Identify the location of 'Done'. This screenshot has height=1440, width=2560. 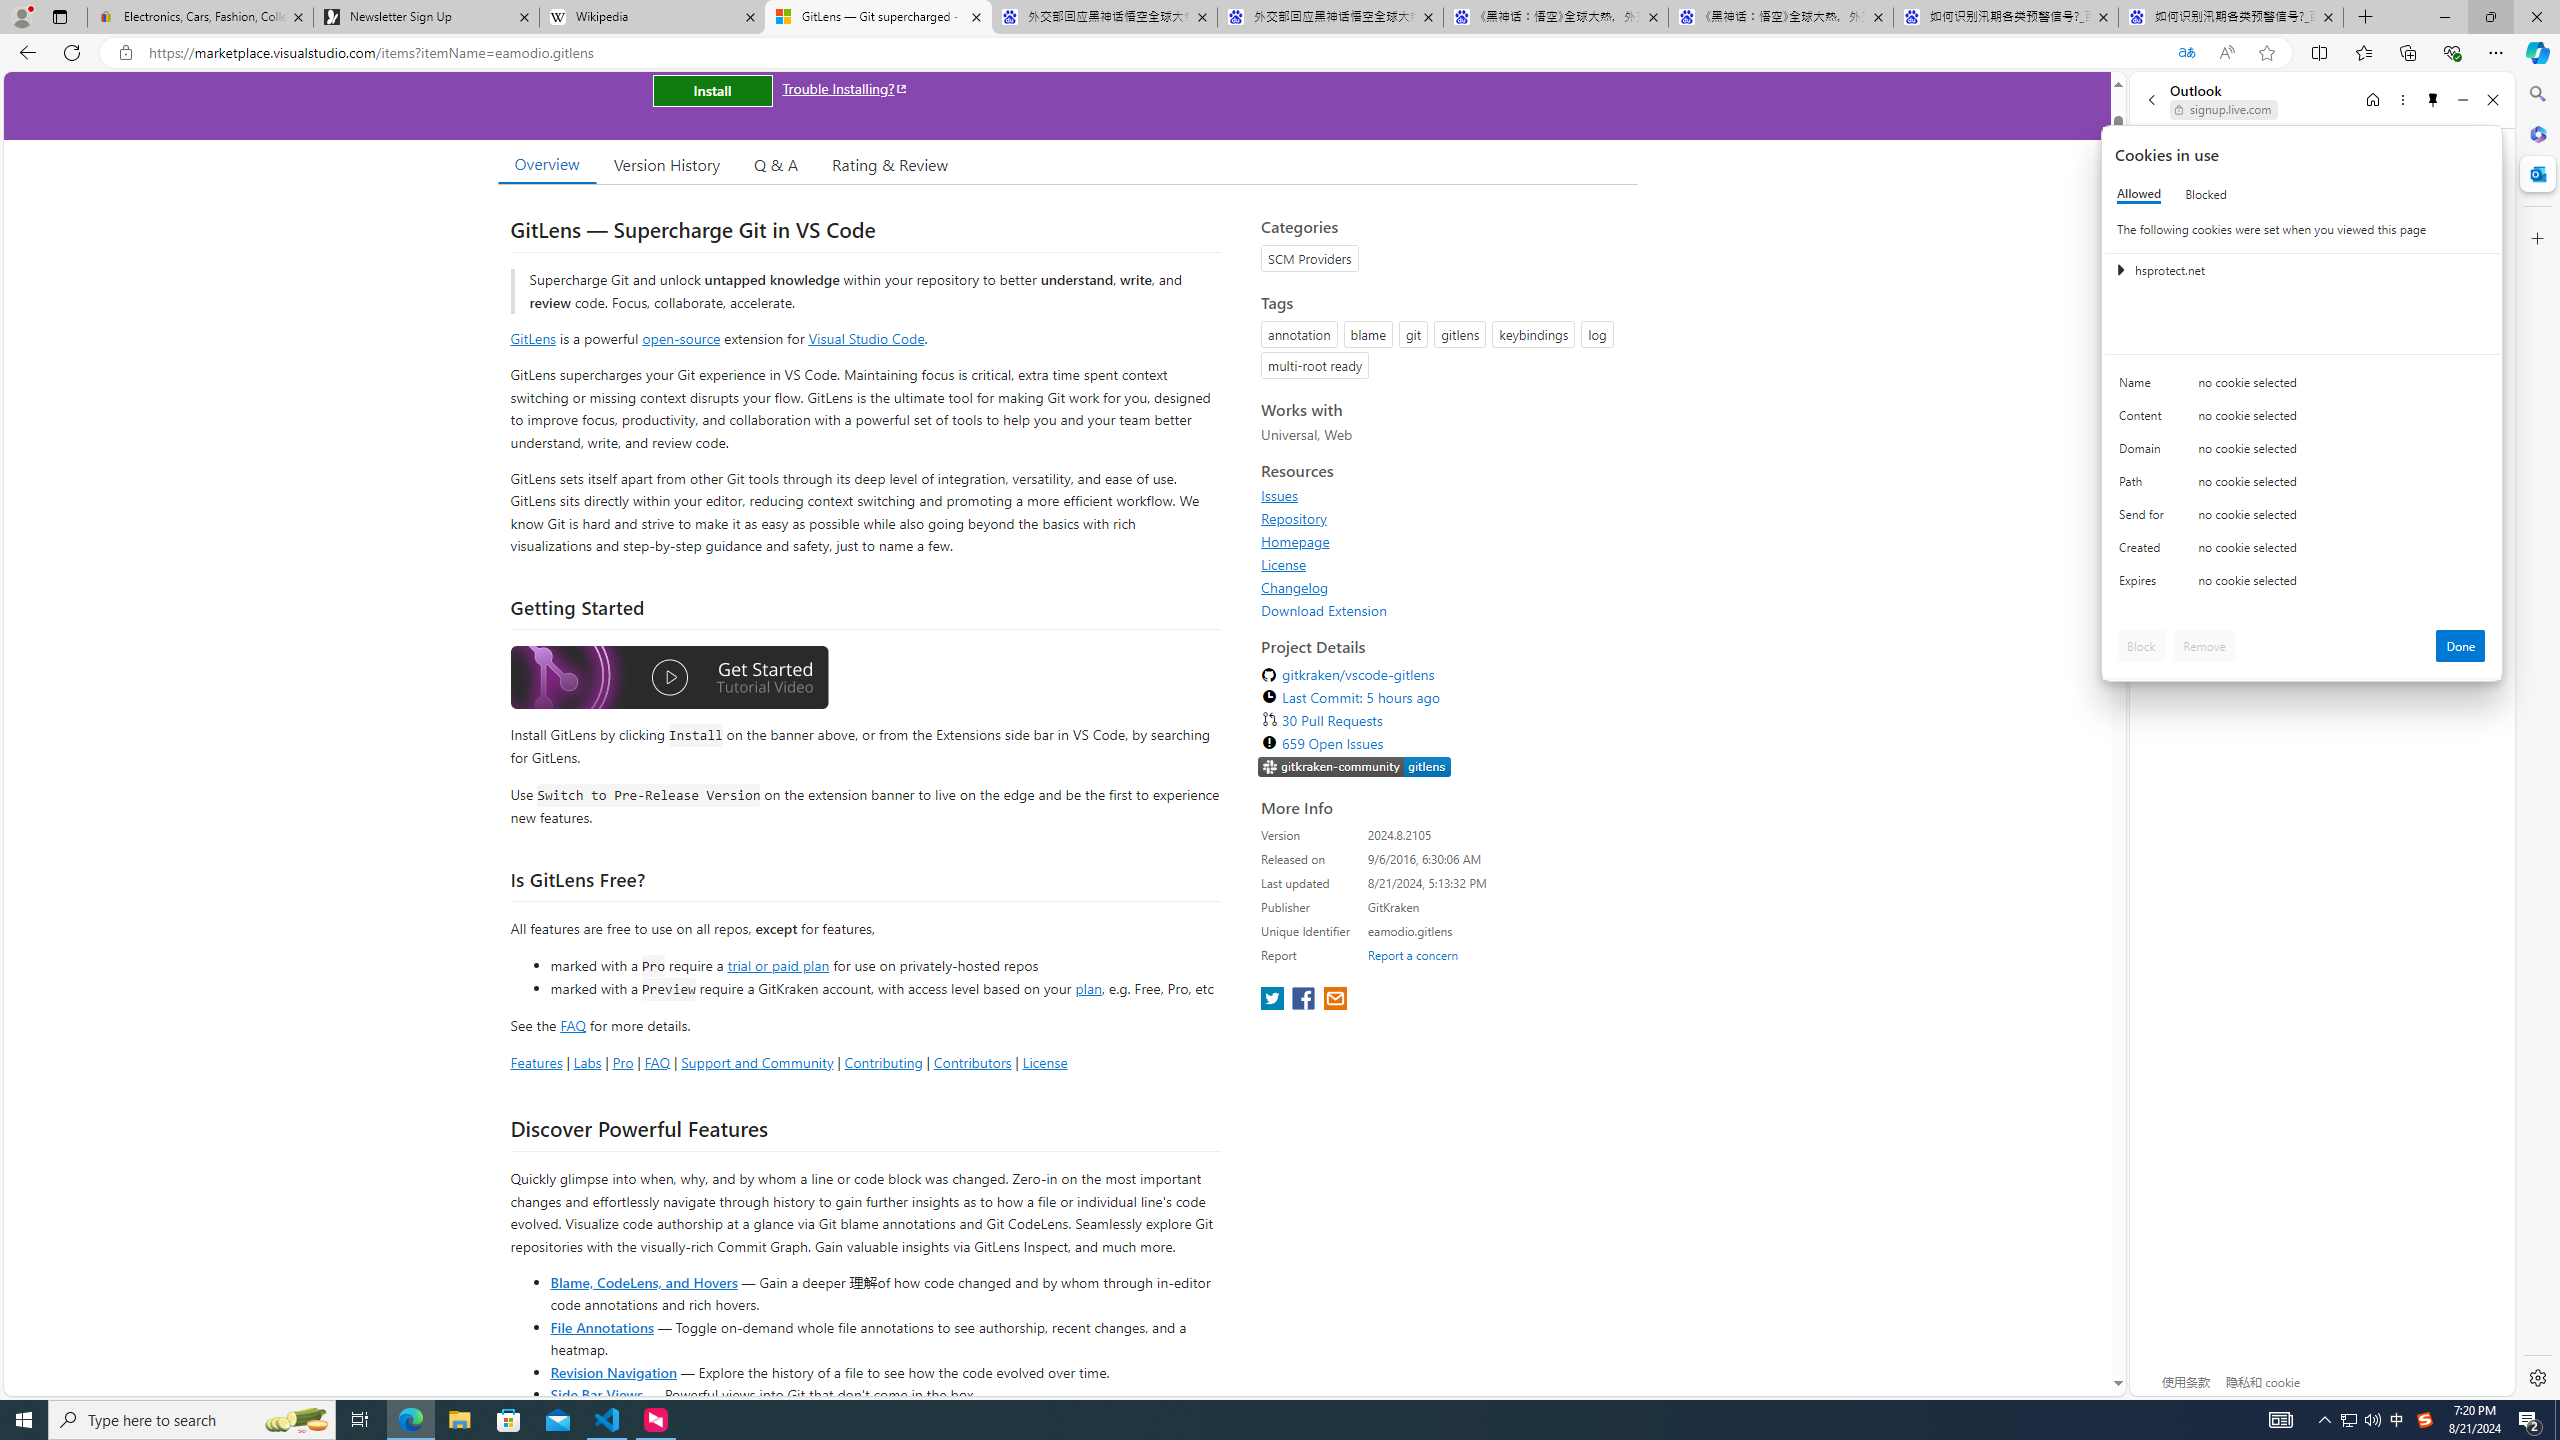
(2461, 646).